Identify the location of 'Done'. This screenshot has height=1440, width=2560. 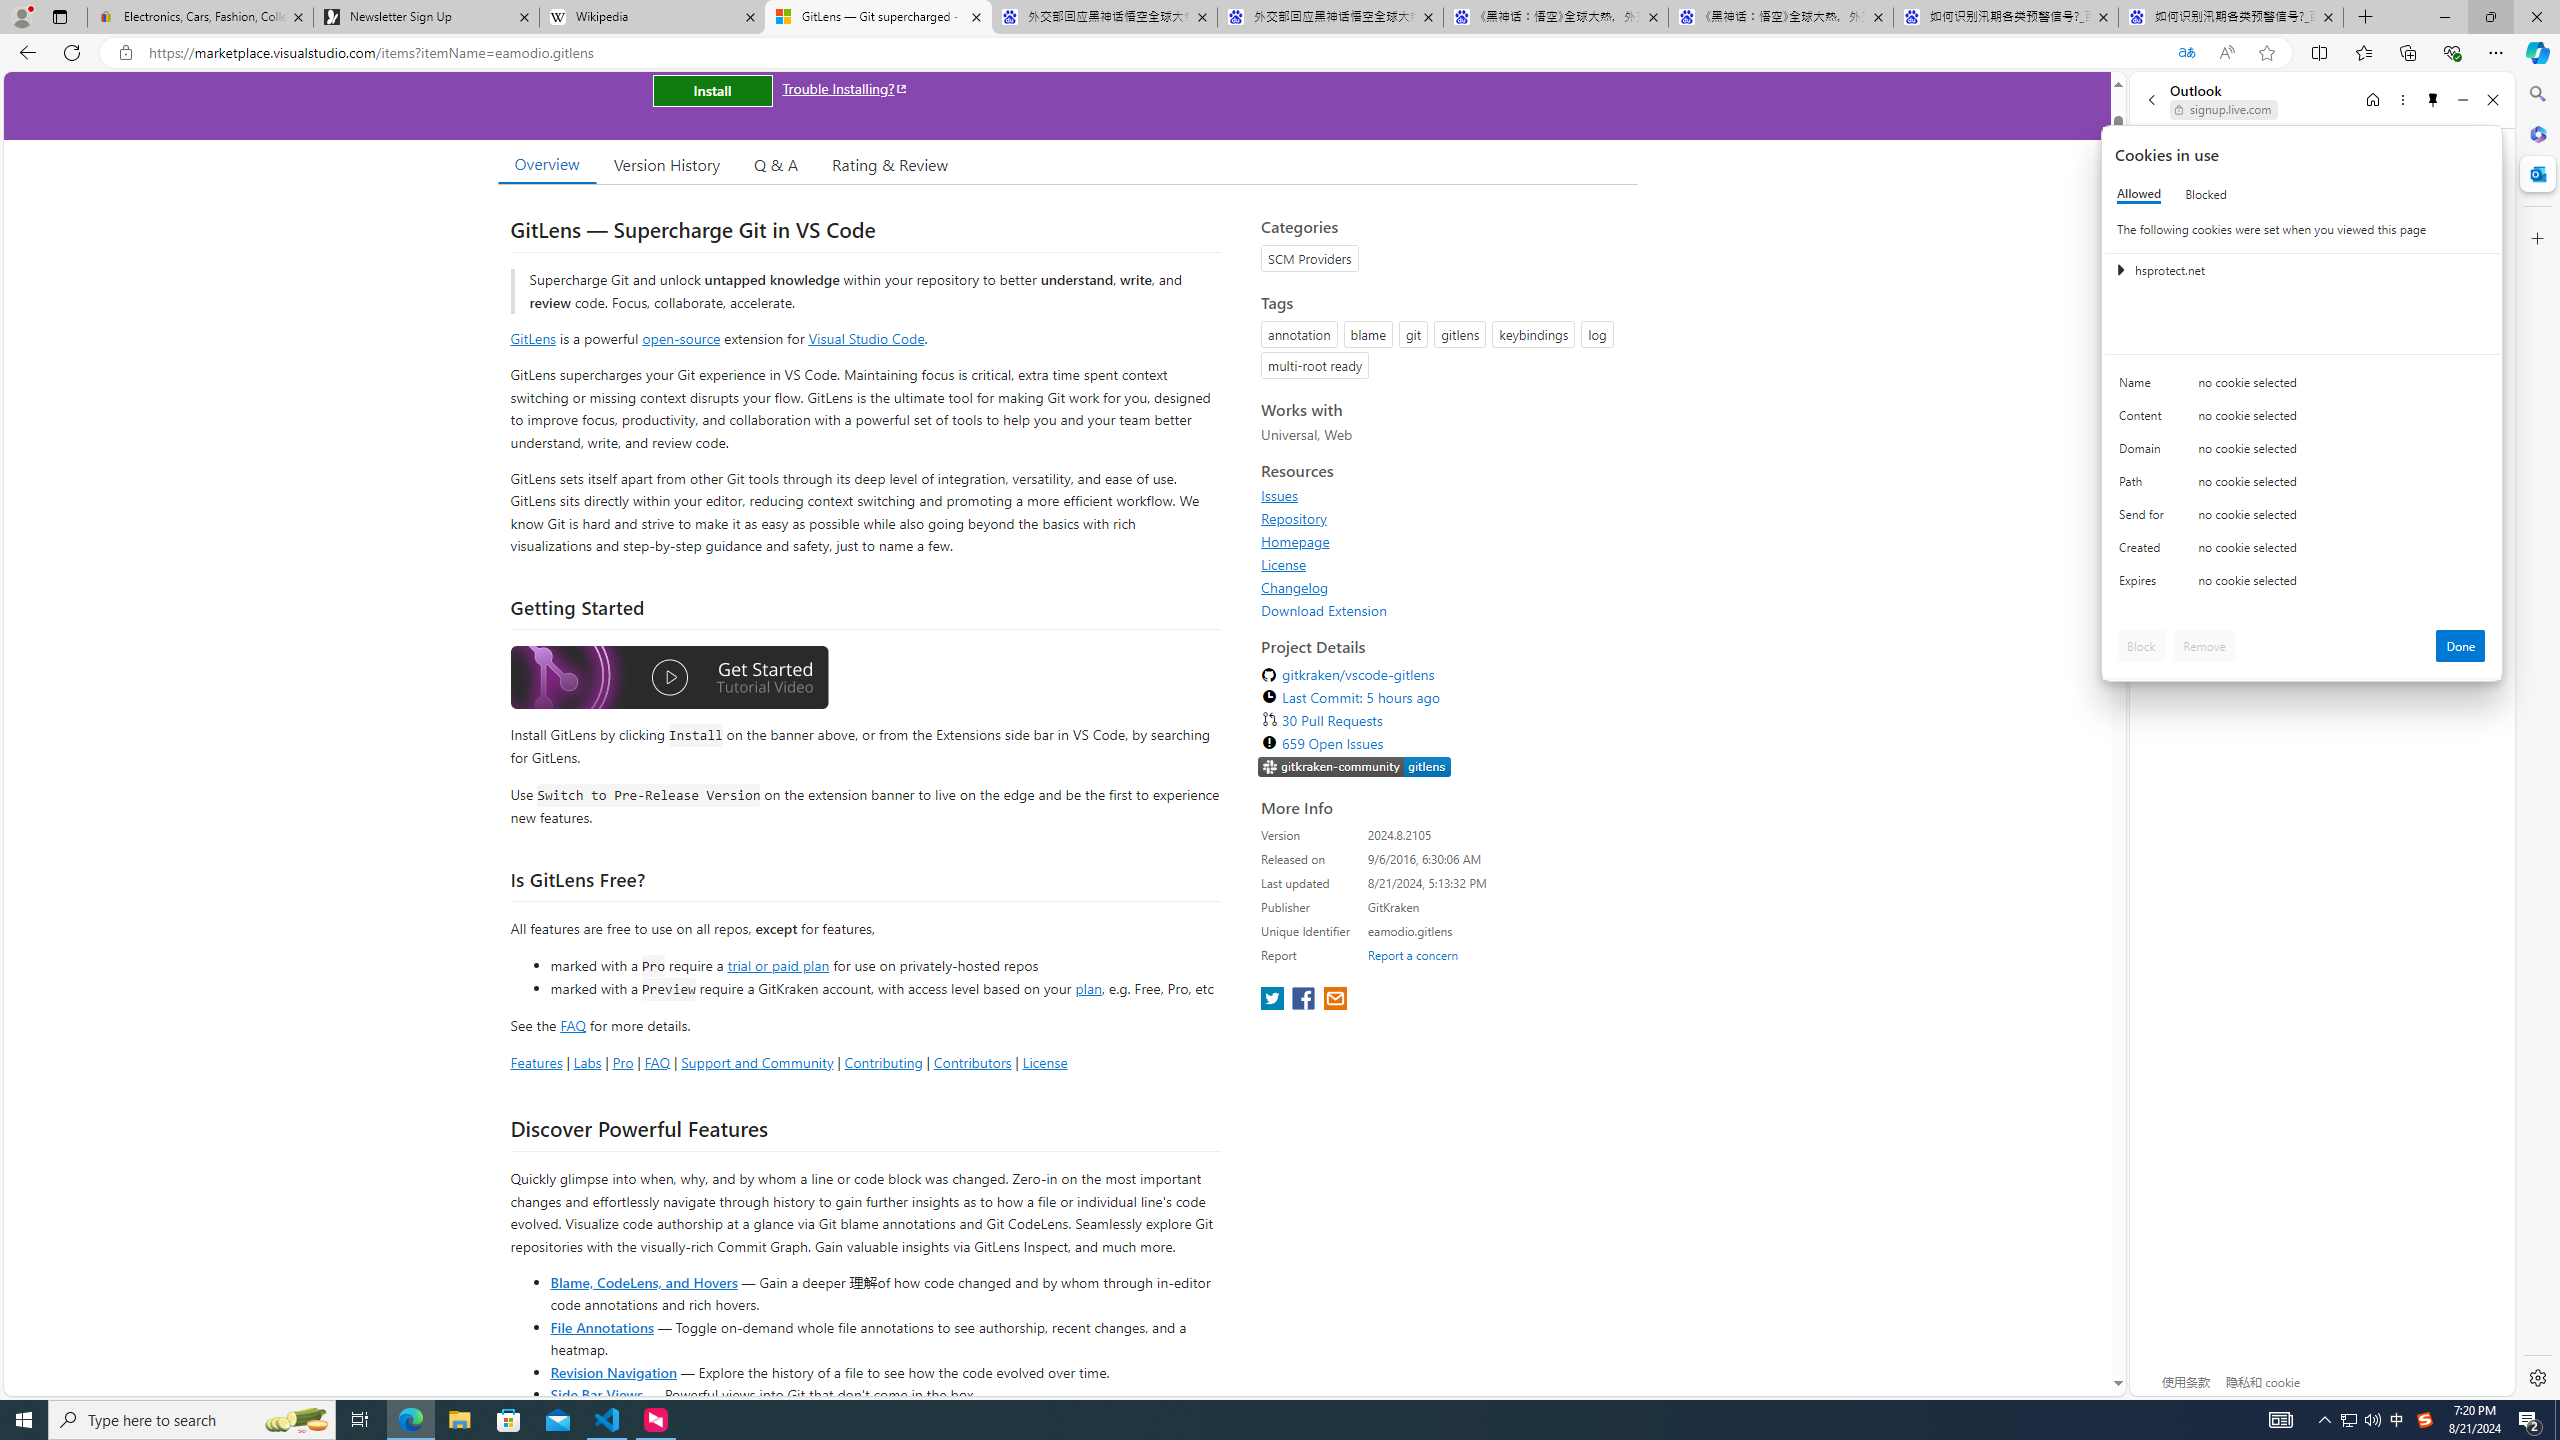
(2461, 646).